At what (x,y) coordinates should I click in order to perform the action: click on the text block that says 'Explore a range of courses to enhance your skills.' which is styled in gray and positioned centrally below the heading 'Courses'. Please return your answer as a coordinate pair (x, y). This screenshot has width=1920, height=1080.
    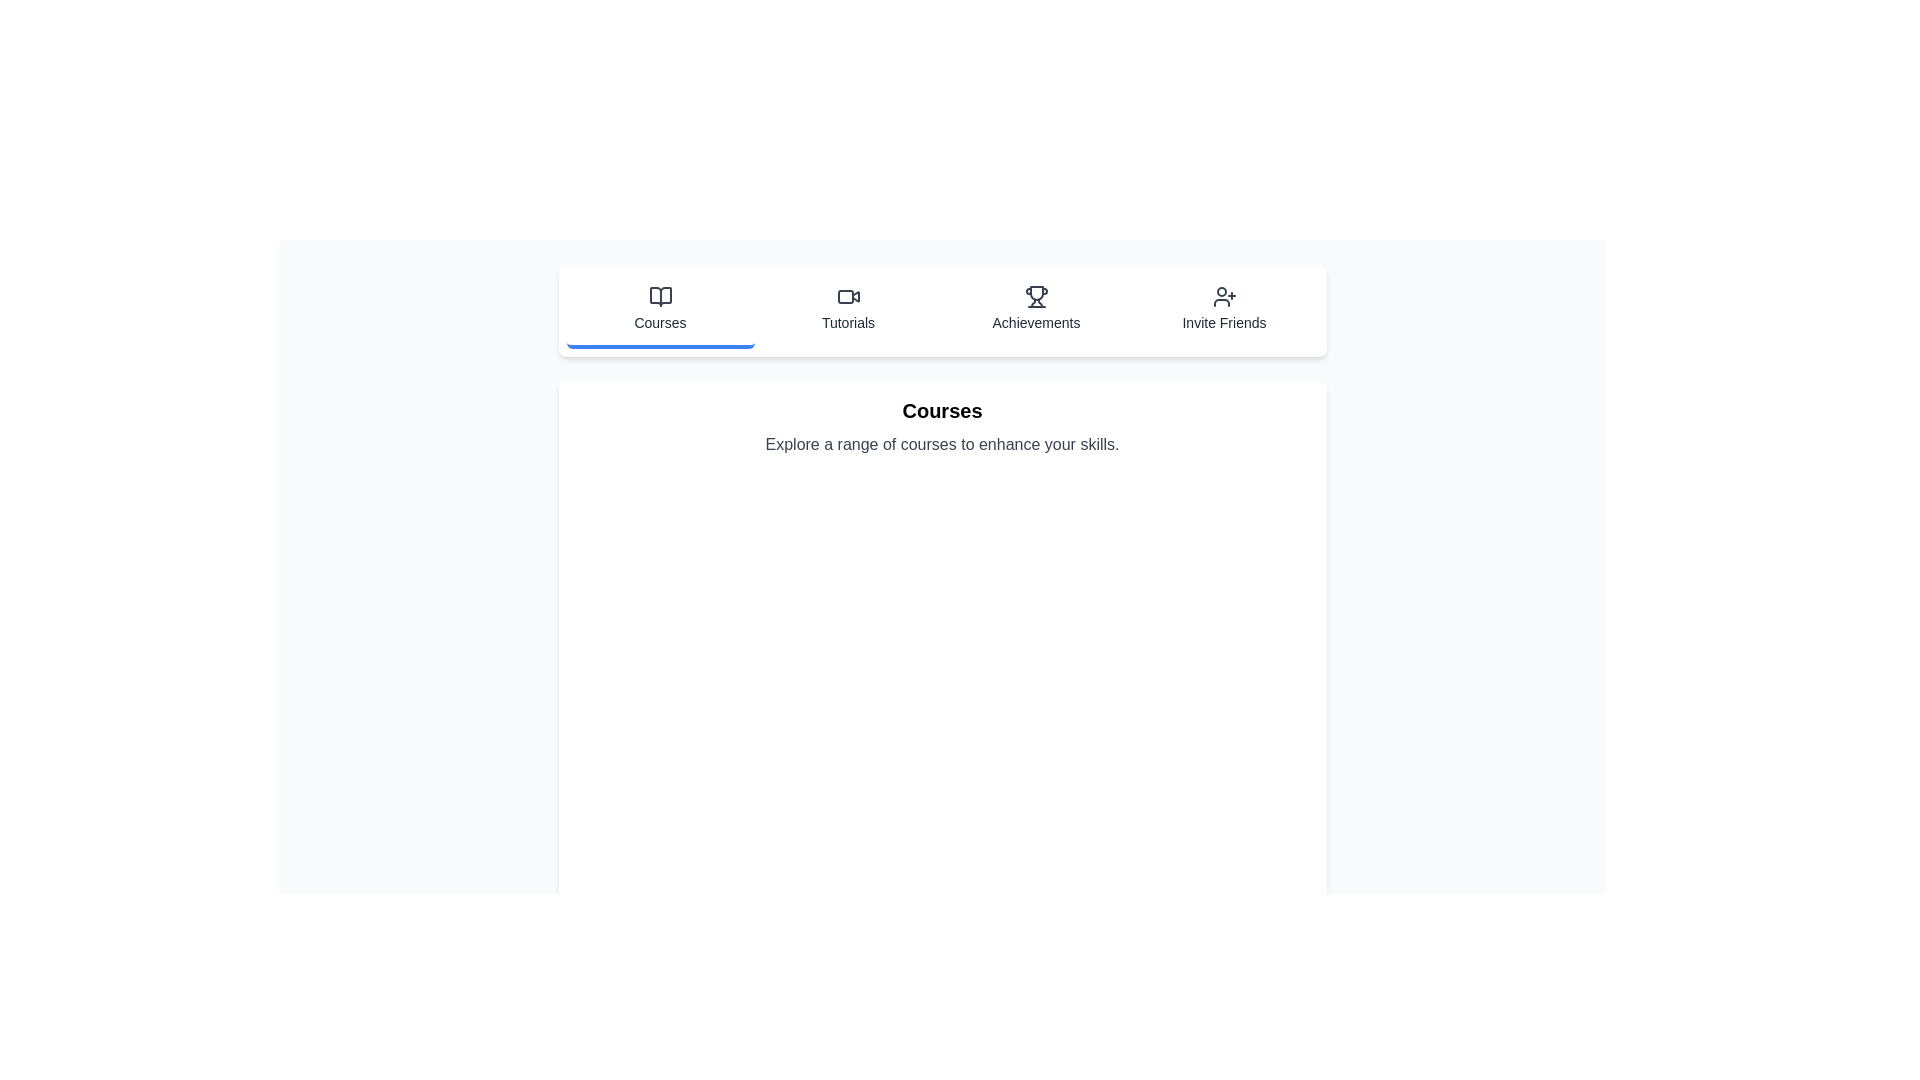
    Looking at the image, I should click on (941, 443).